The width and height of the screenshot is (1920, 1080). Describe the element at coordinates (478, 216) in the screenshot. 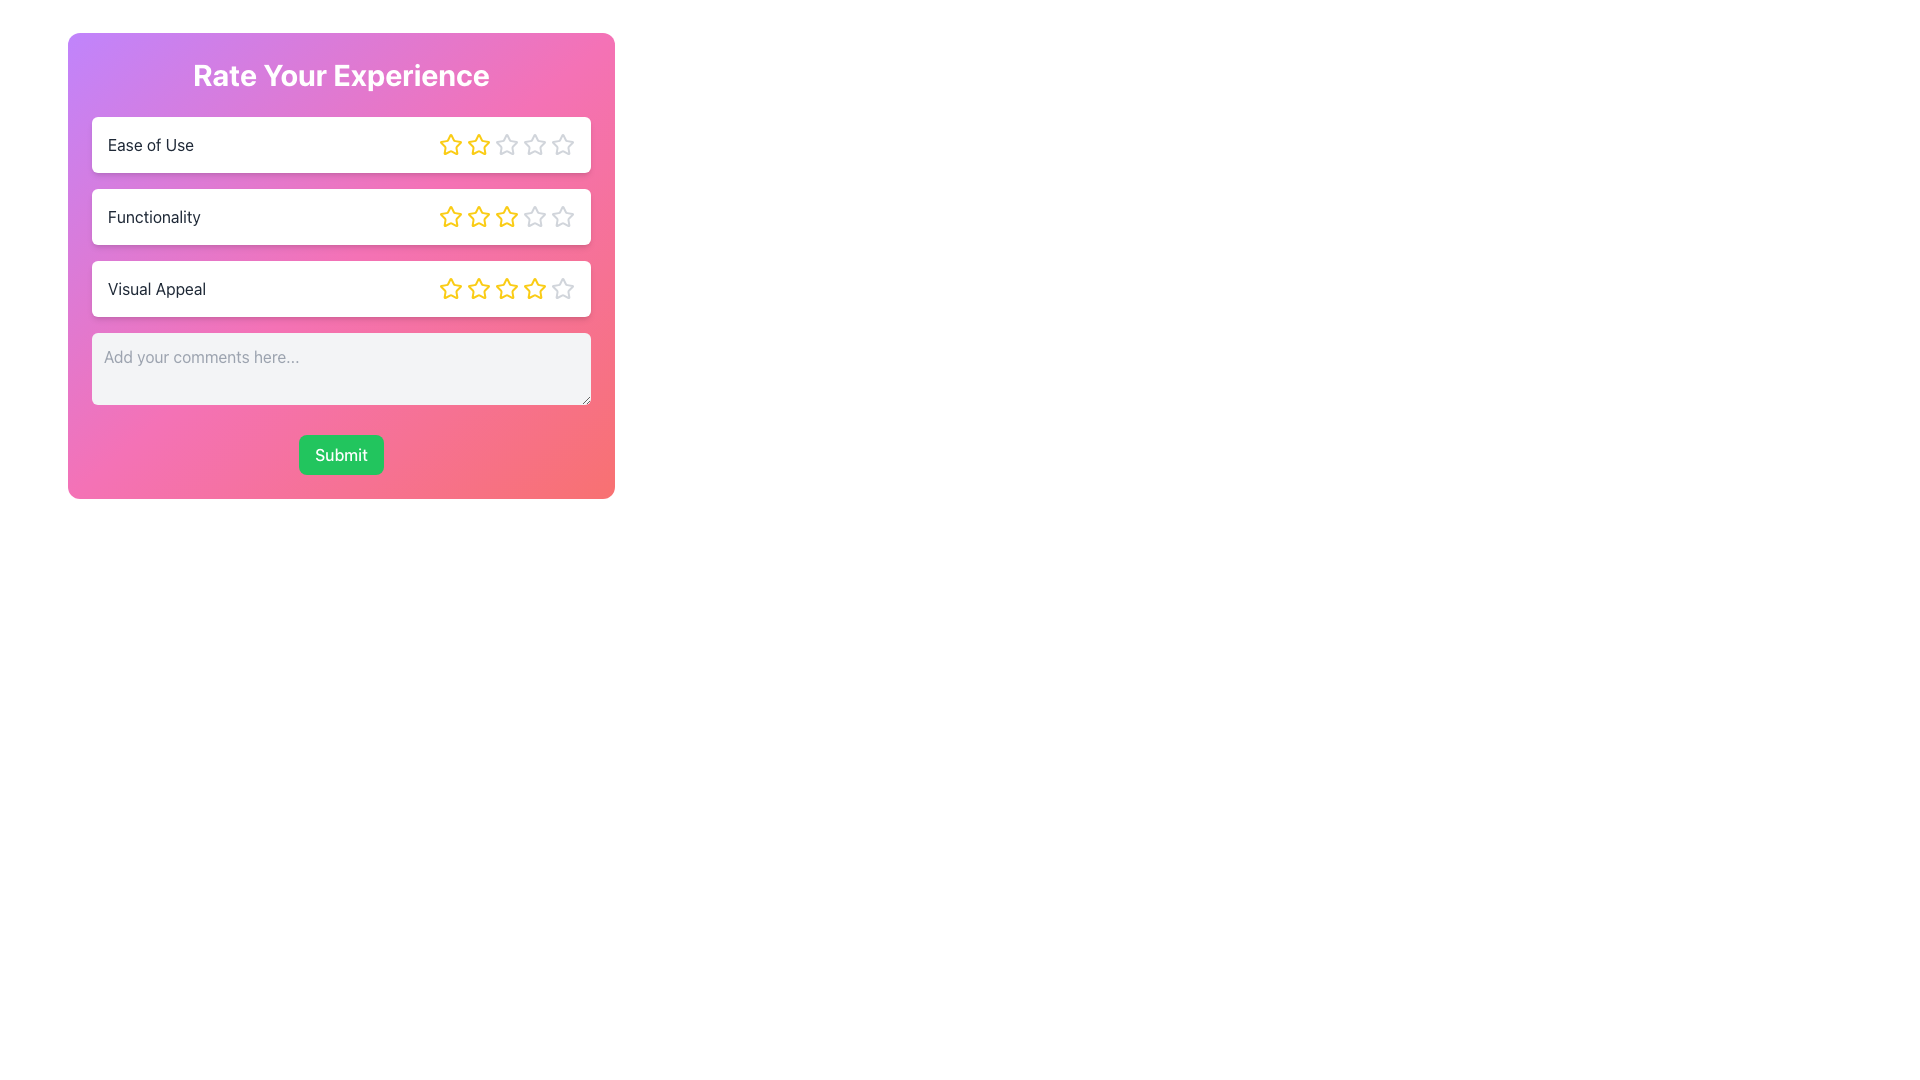

I see `the third star icon in the Functionality rating section to prepare for selection` at that location.